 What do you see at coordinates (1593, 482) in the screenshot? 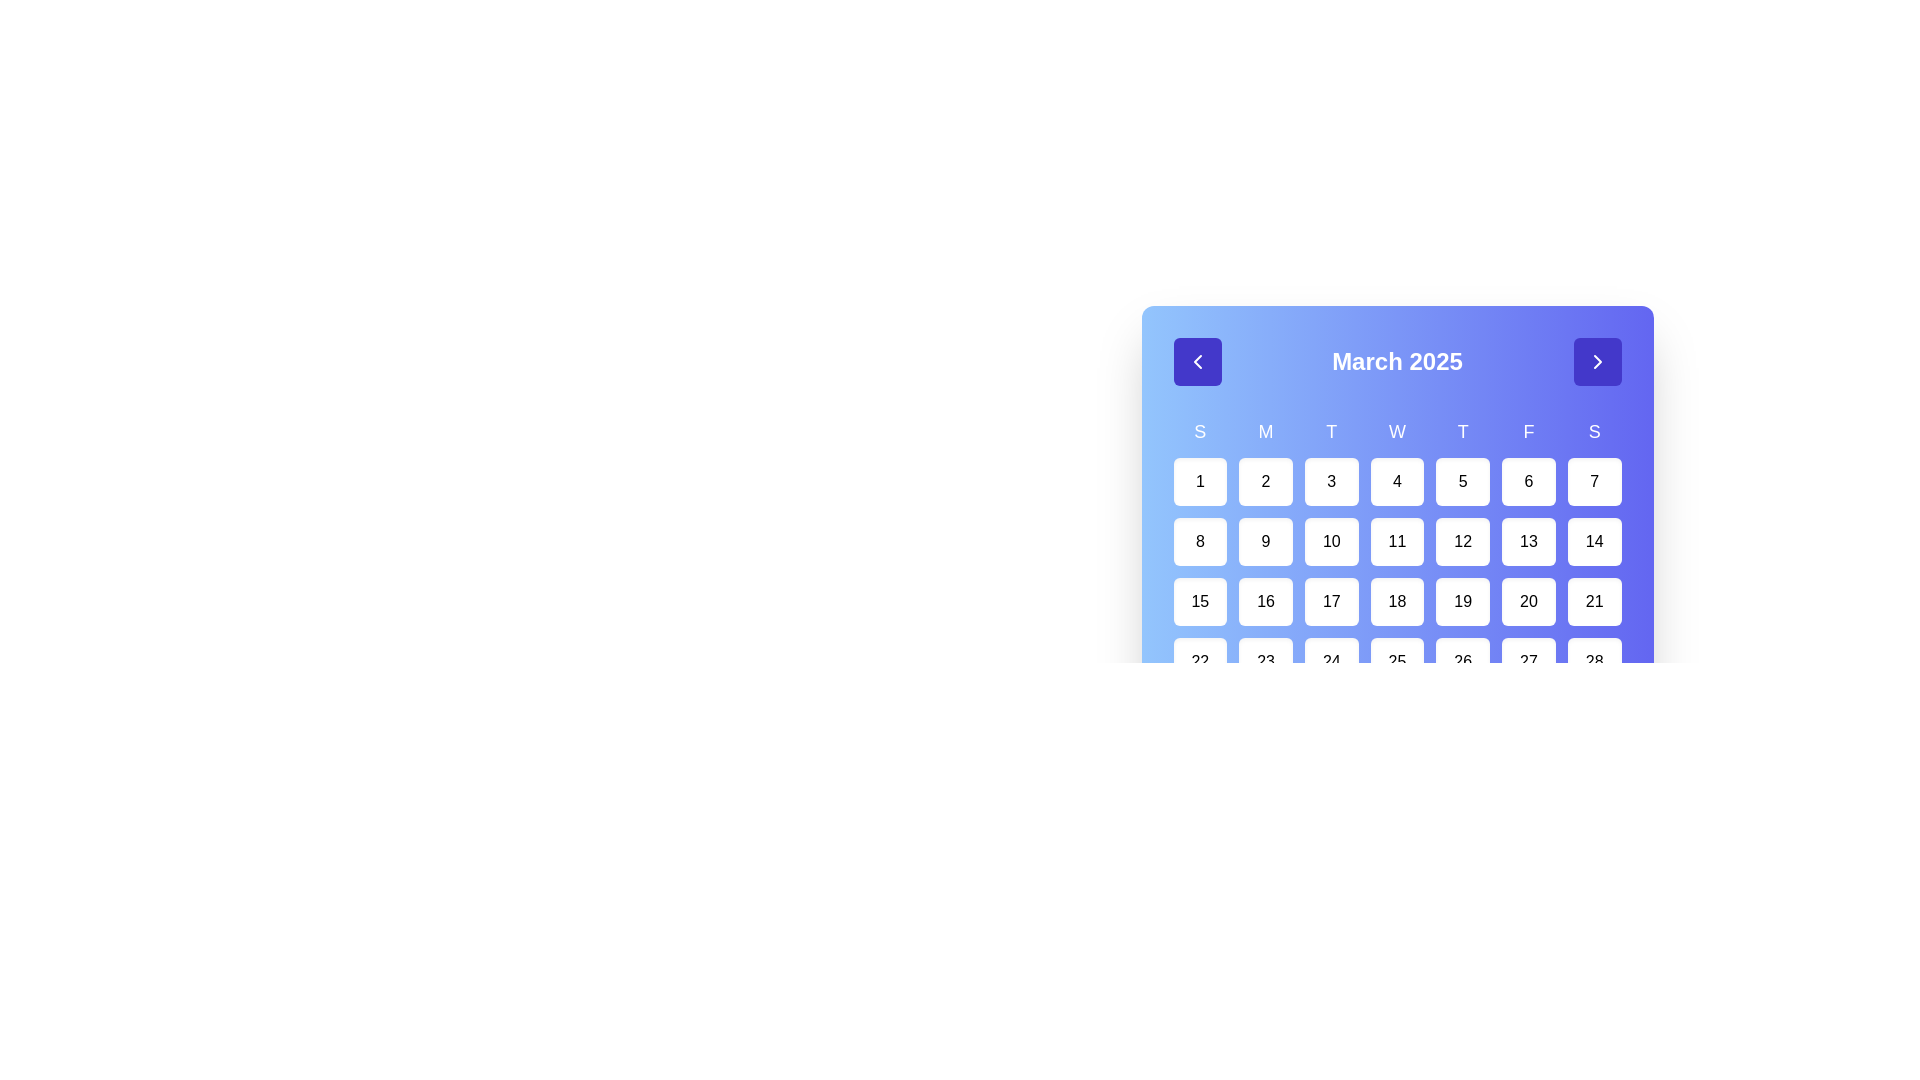
I see `the selectable day button for the 7th day of the month in the calendar grid located in the first row and seventh column under the 'S' header` at bounding box center [1593, 482].